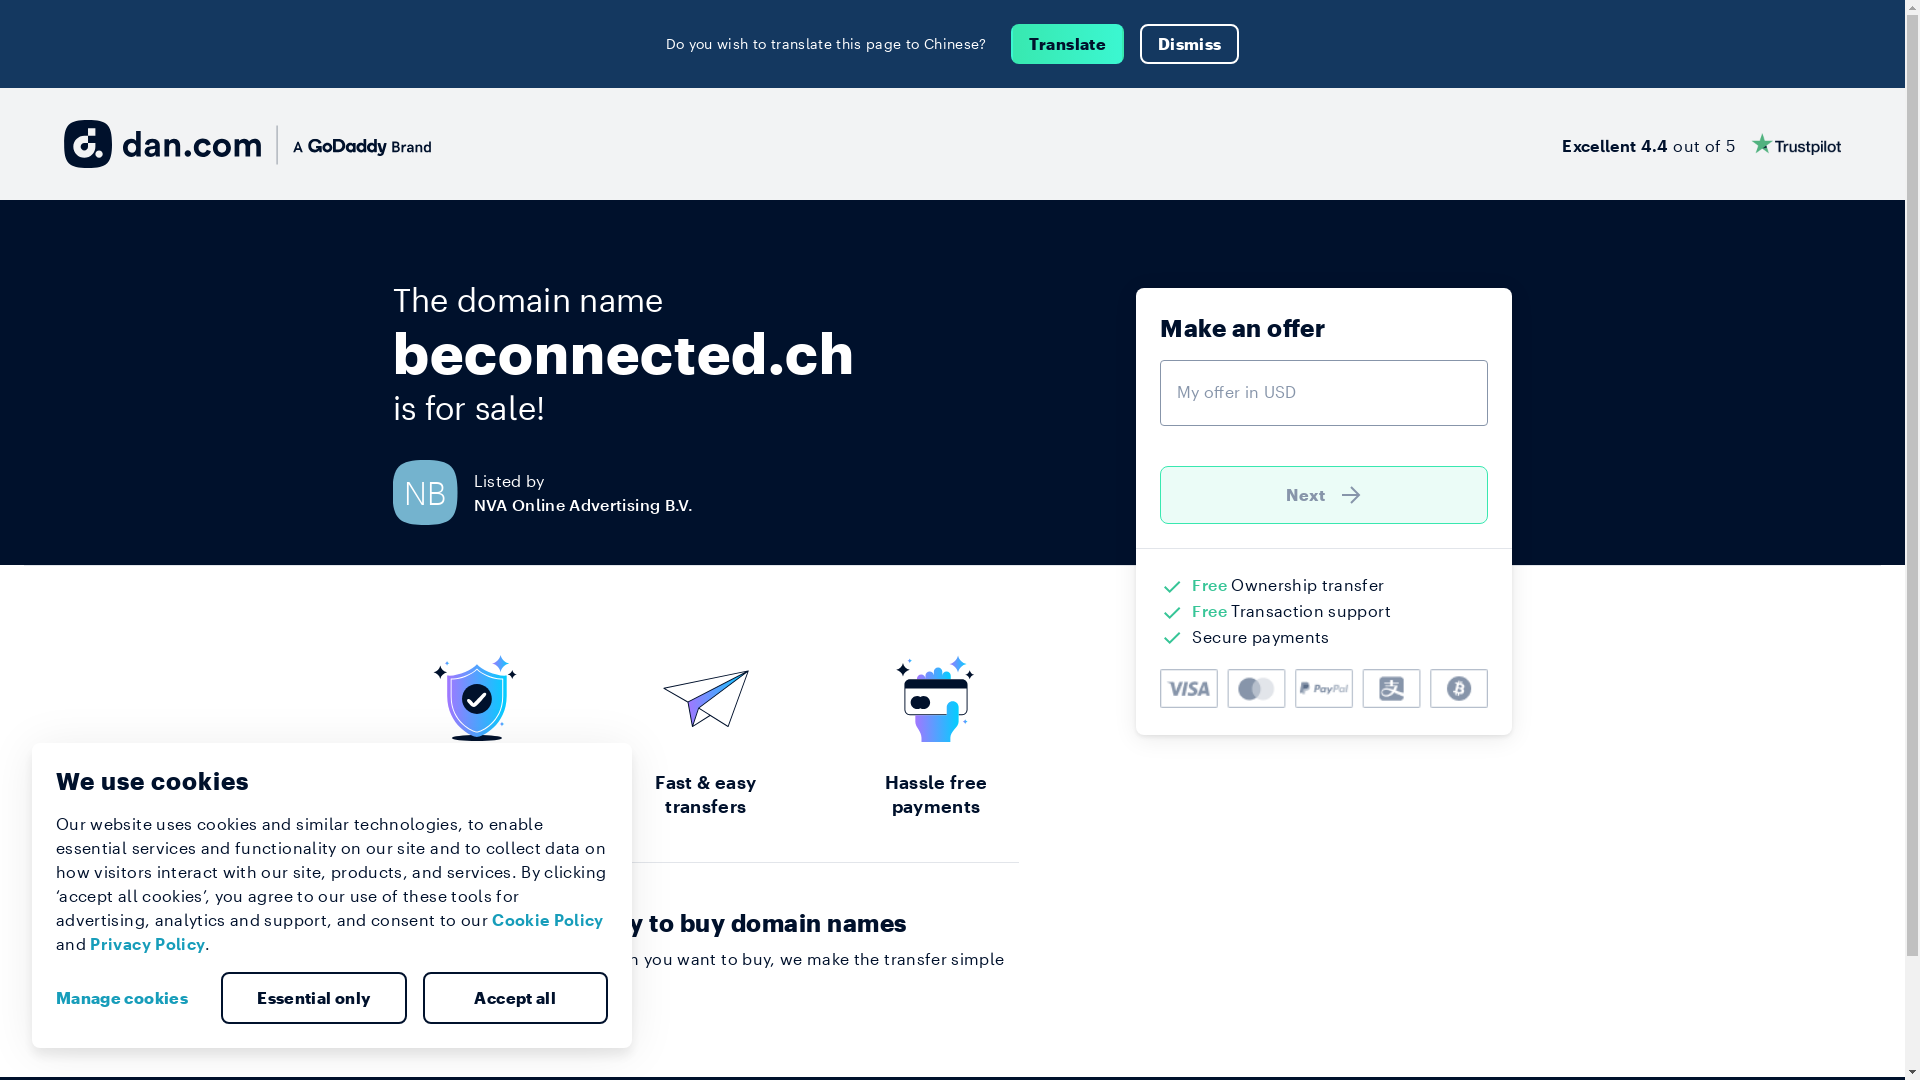 Image resolution: width=1920 pixels, height=1080 pixels. What do you see at coordinates (514, 998) in the screenshot?
I see `'Accept all'` at bounding box center [514, 998].